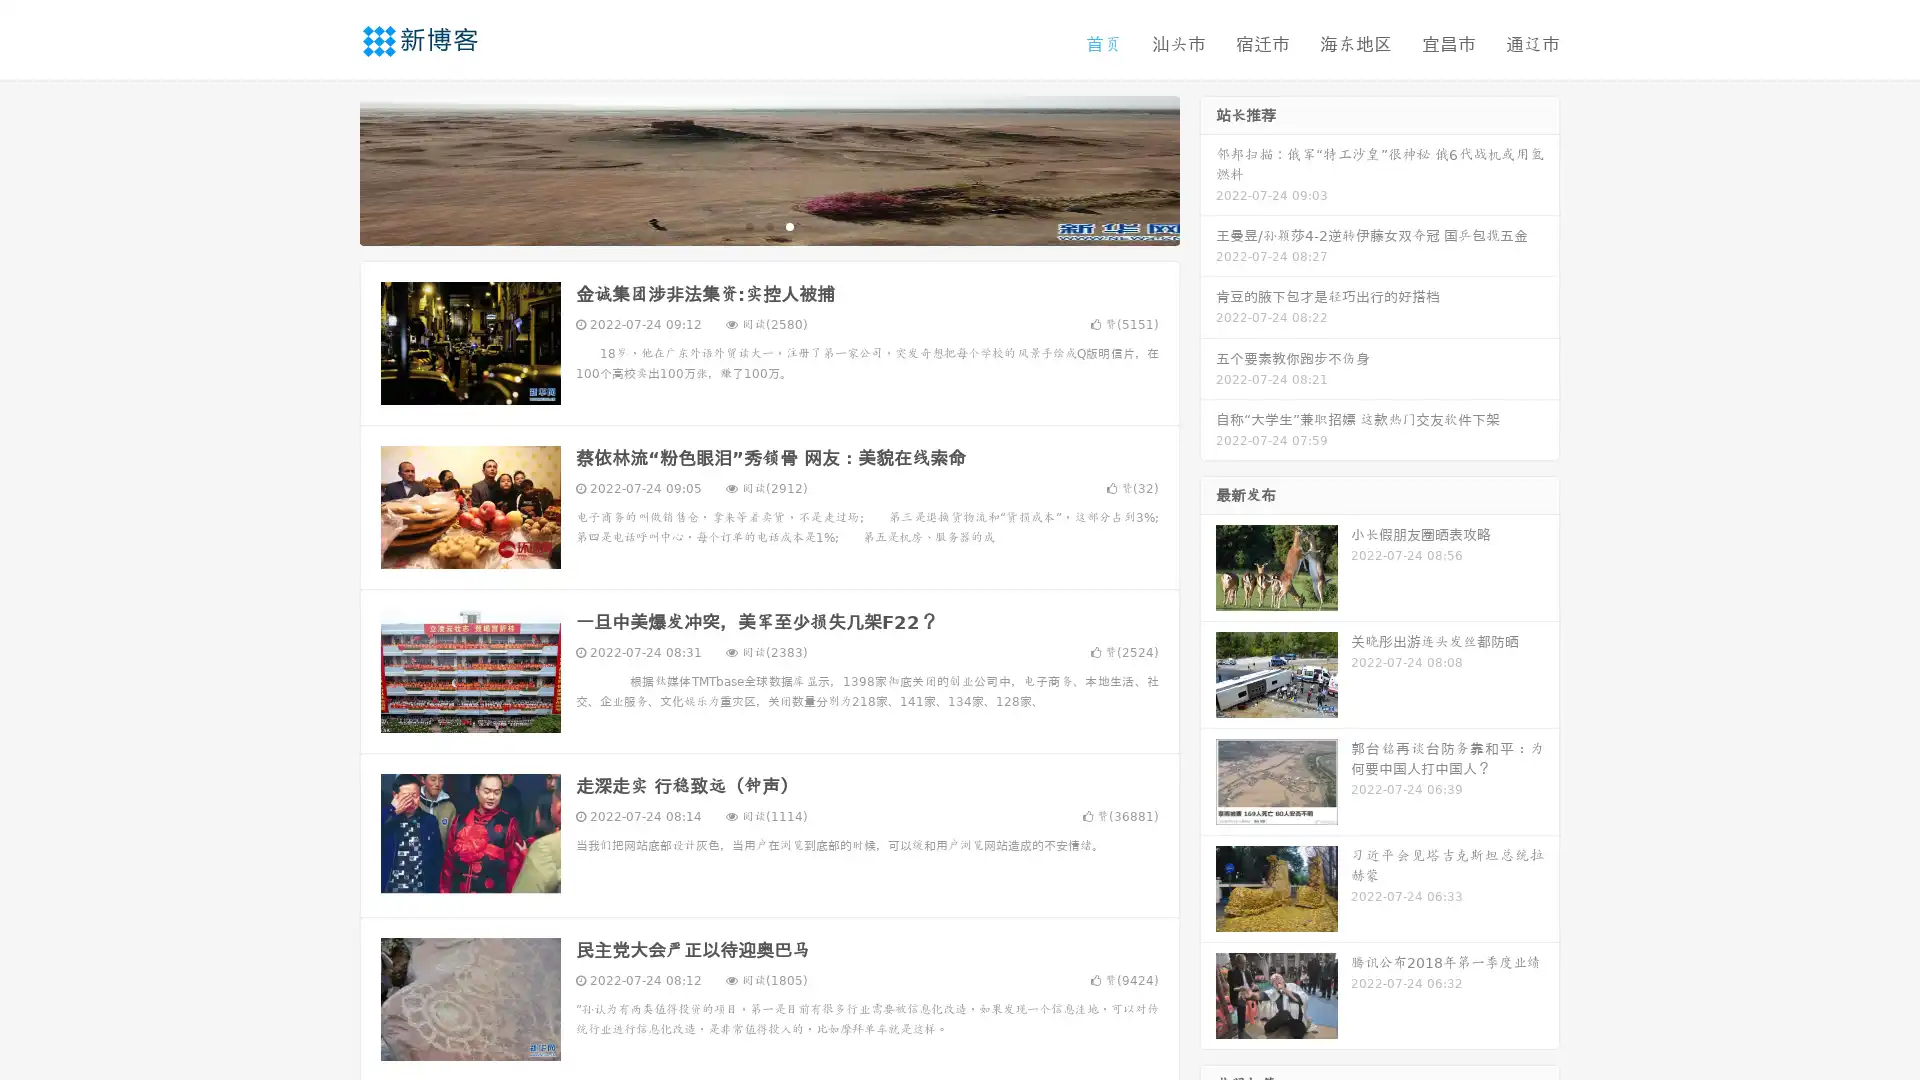 This screenshot has height=1080, width=1920. Describe the element at coordinates (768, 225) in the screenshot. I see `Go to slide 2` at that location.